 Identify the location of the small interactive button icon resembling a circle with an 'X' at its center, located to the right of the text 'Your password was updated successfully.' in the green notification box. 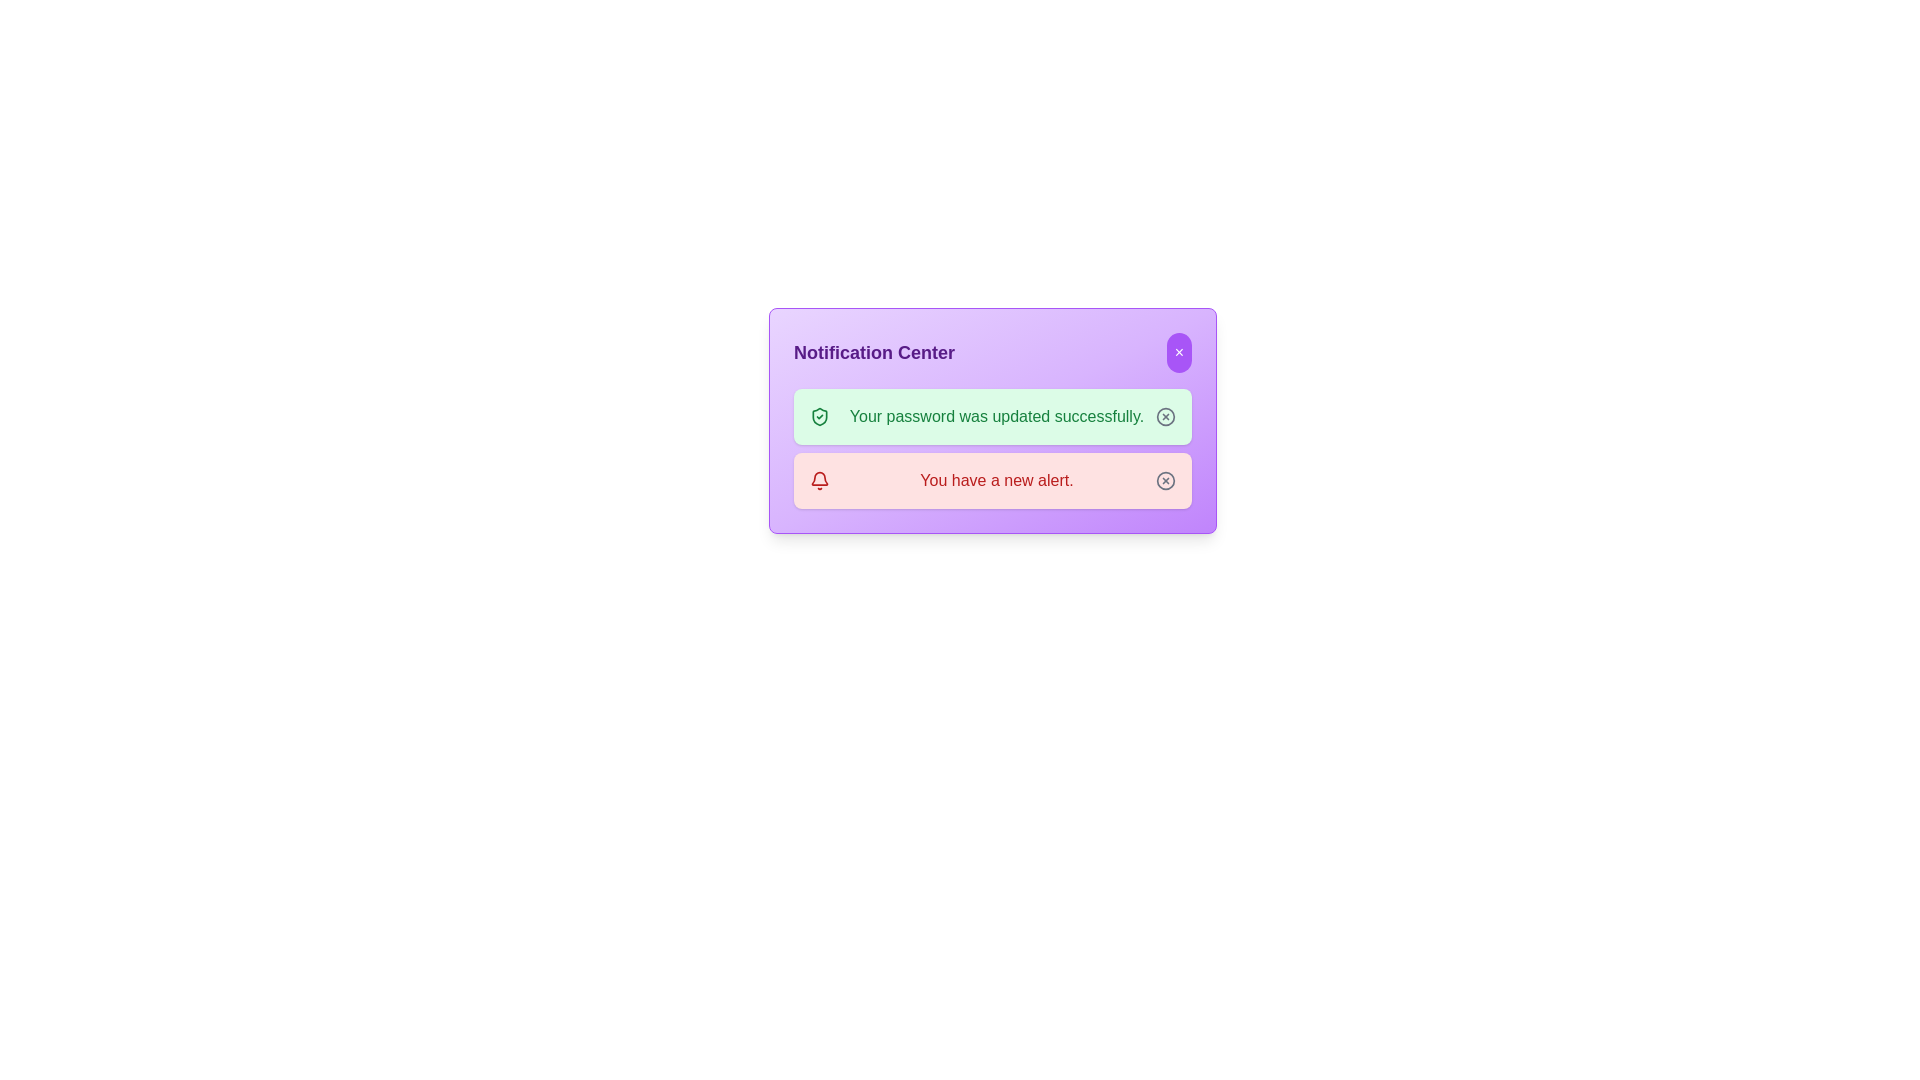
(1166, 415).